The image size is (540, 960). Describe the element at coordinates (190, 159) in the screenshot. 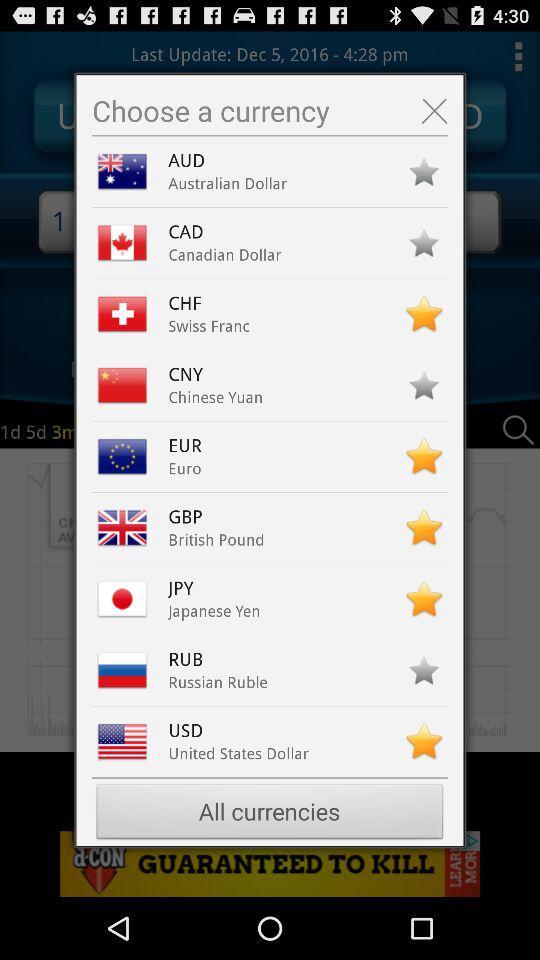

I see `the aud icon` at that location.